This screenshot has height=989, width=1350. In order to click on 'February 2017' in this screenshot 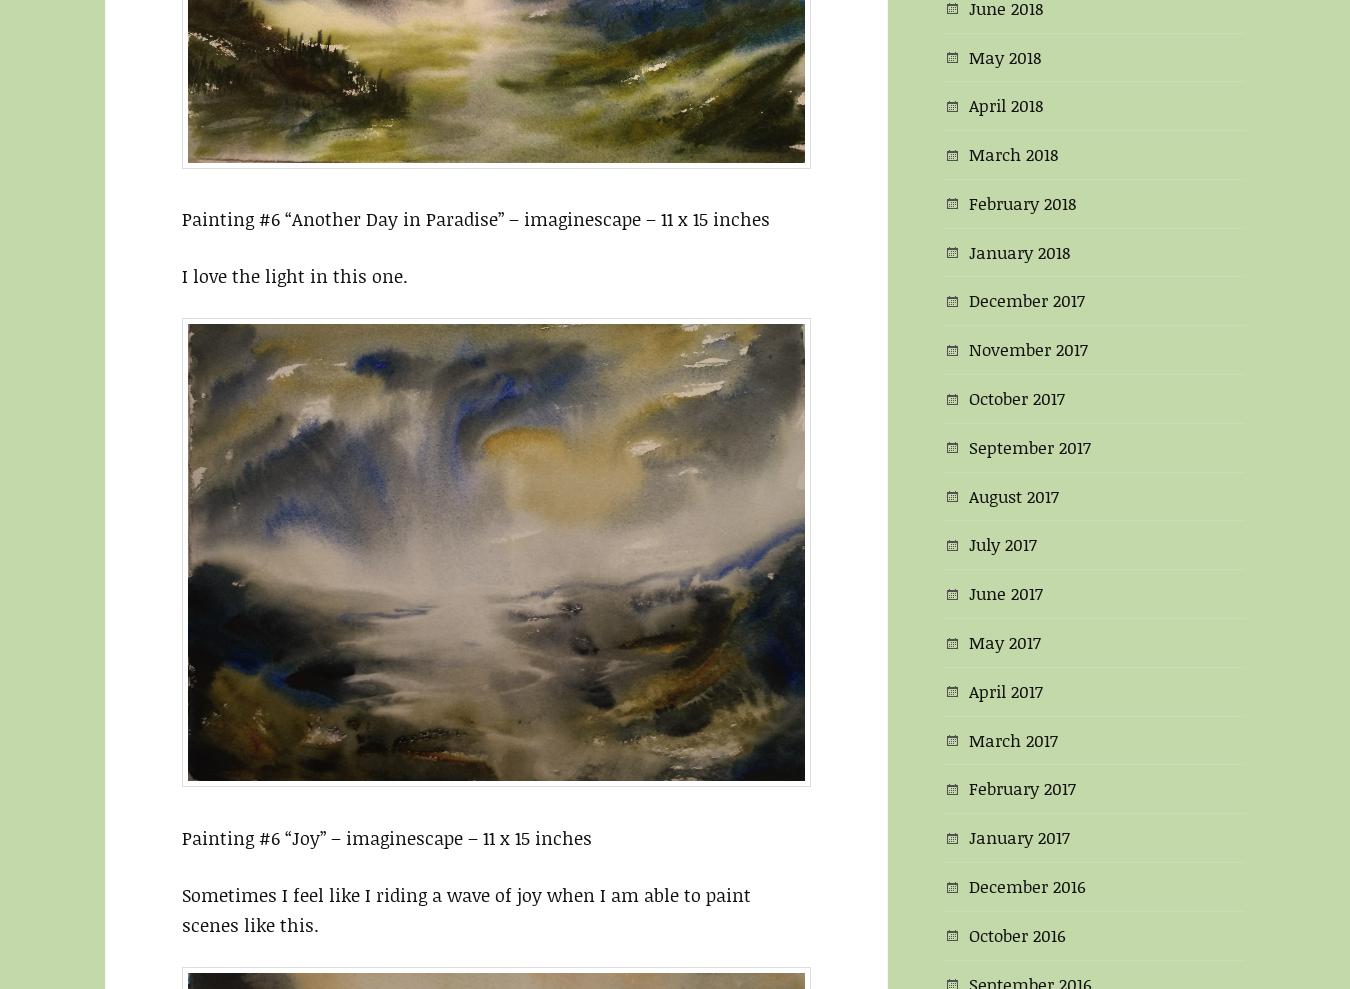, I will do `click(1022, 787)`.